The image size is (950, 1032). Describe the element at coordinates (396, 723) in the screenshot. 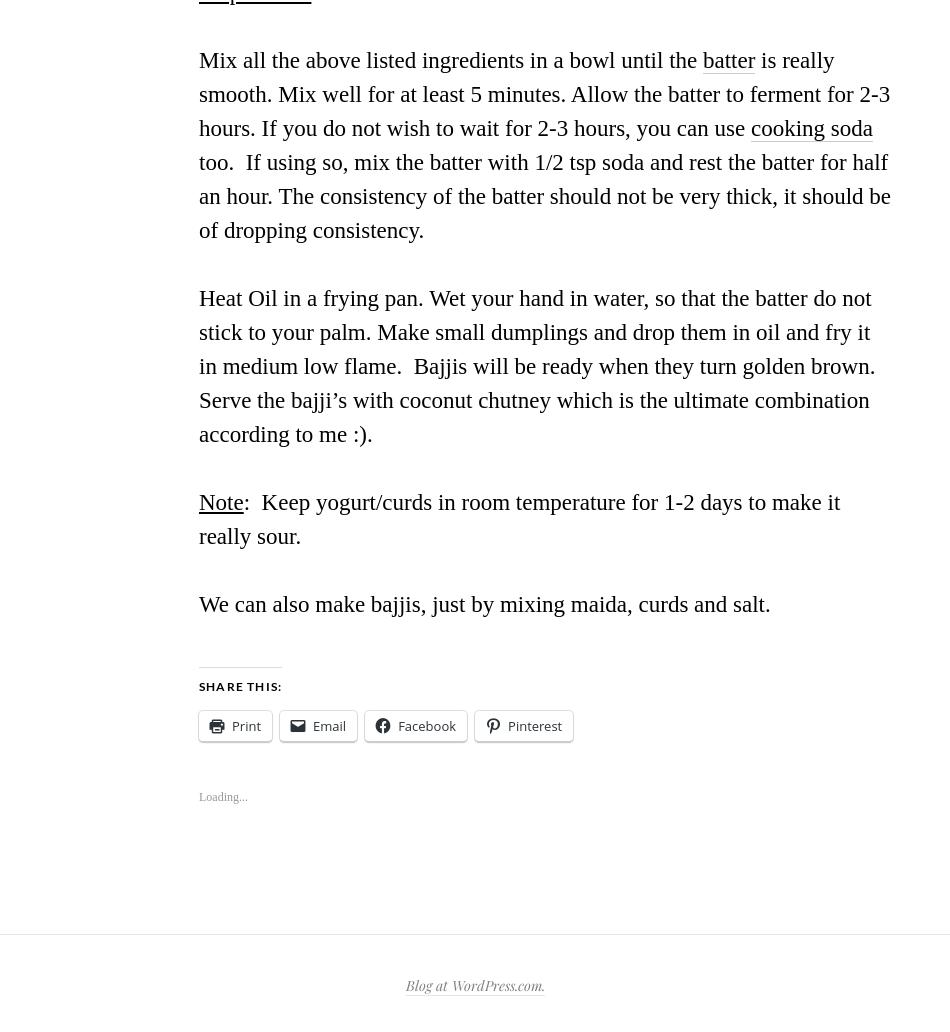

I see `'Facebook'` at that location.